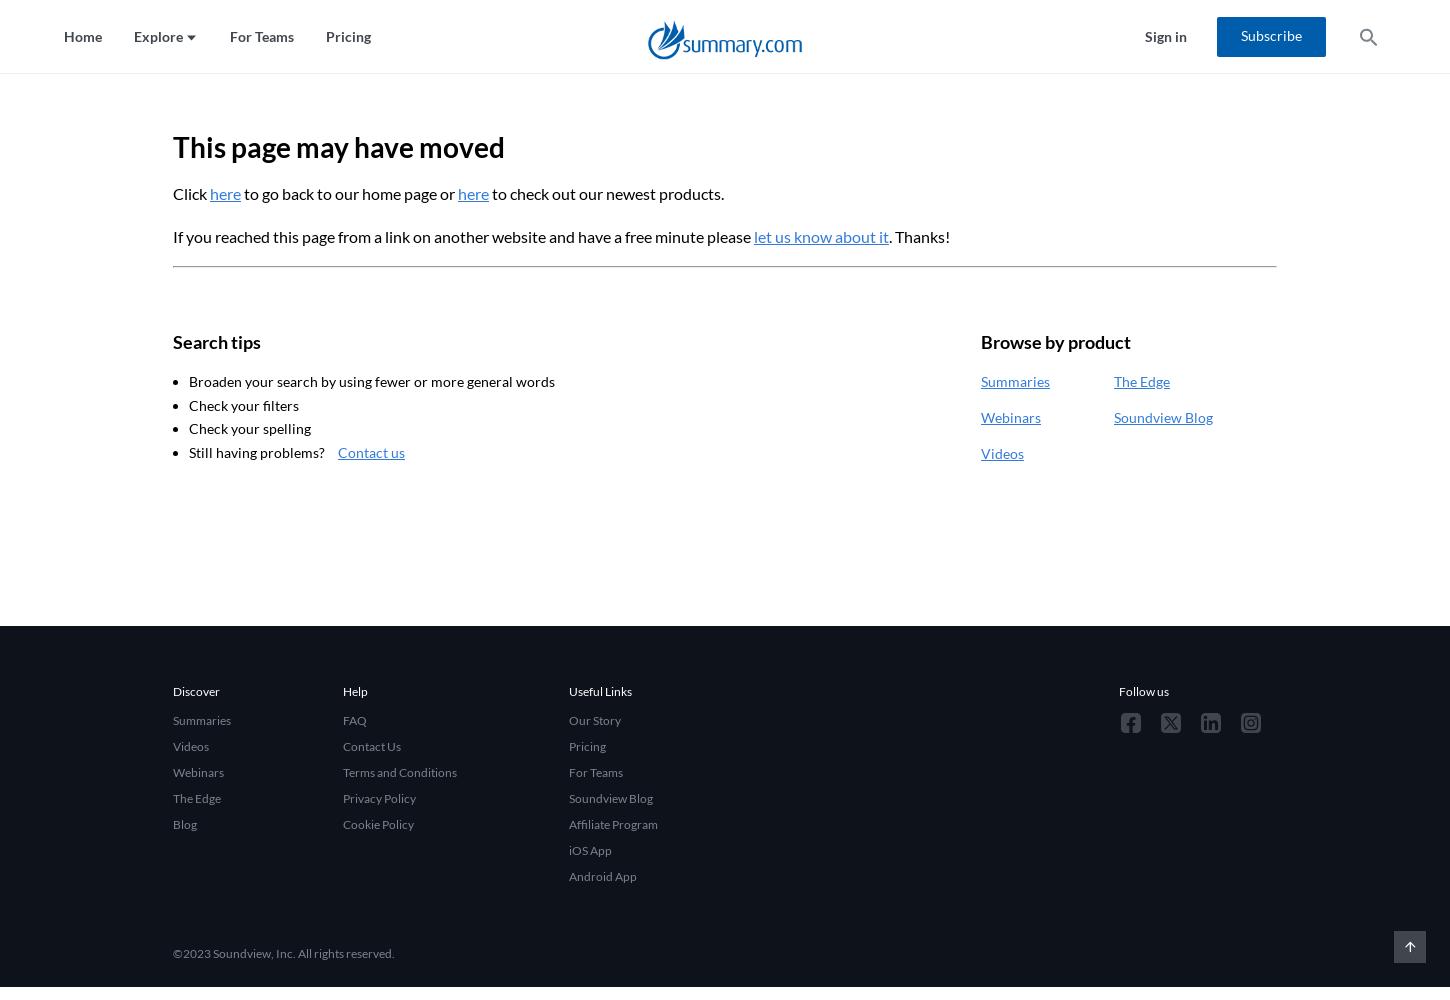  I want to click on 'Soundview Blog', so click(1162, 416).